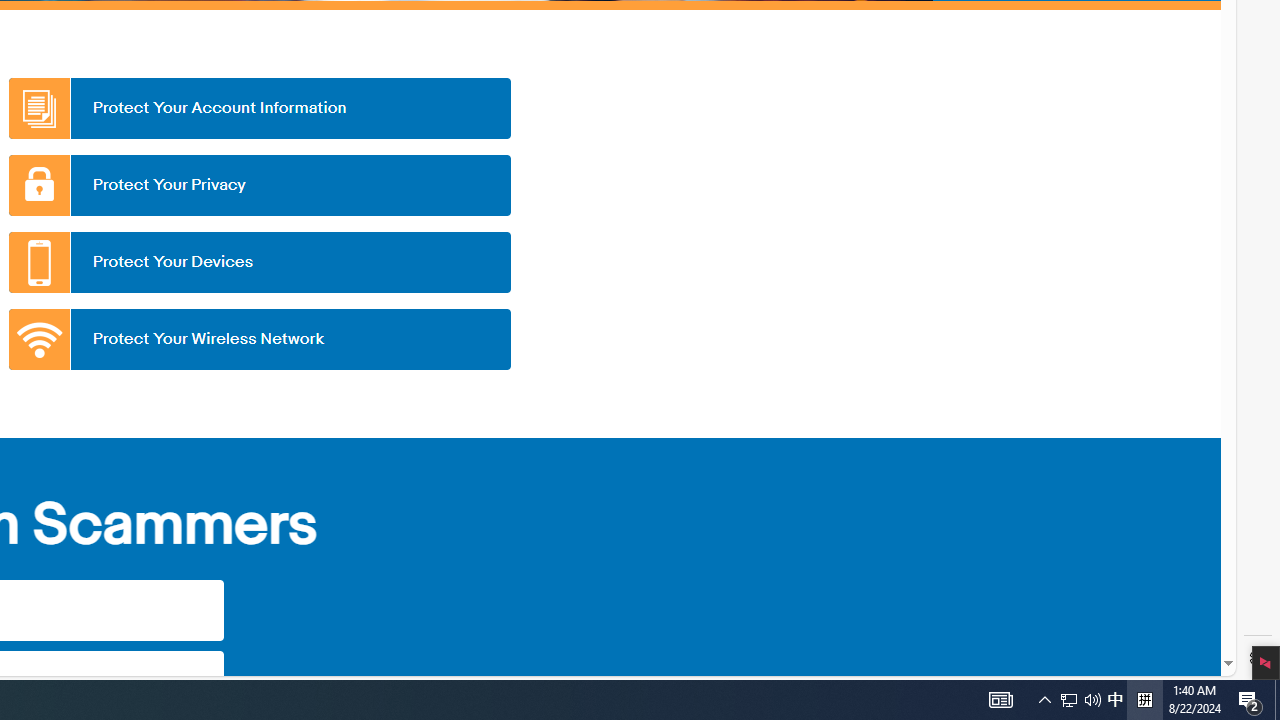 This screenshot has height=720, width=1280. What do you see at coordinates (258, 338) in the screenshot?
I see `'Protect Your Wireless Network'` at bounding box center [258, 338].